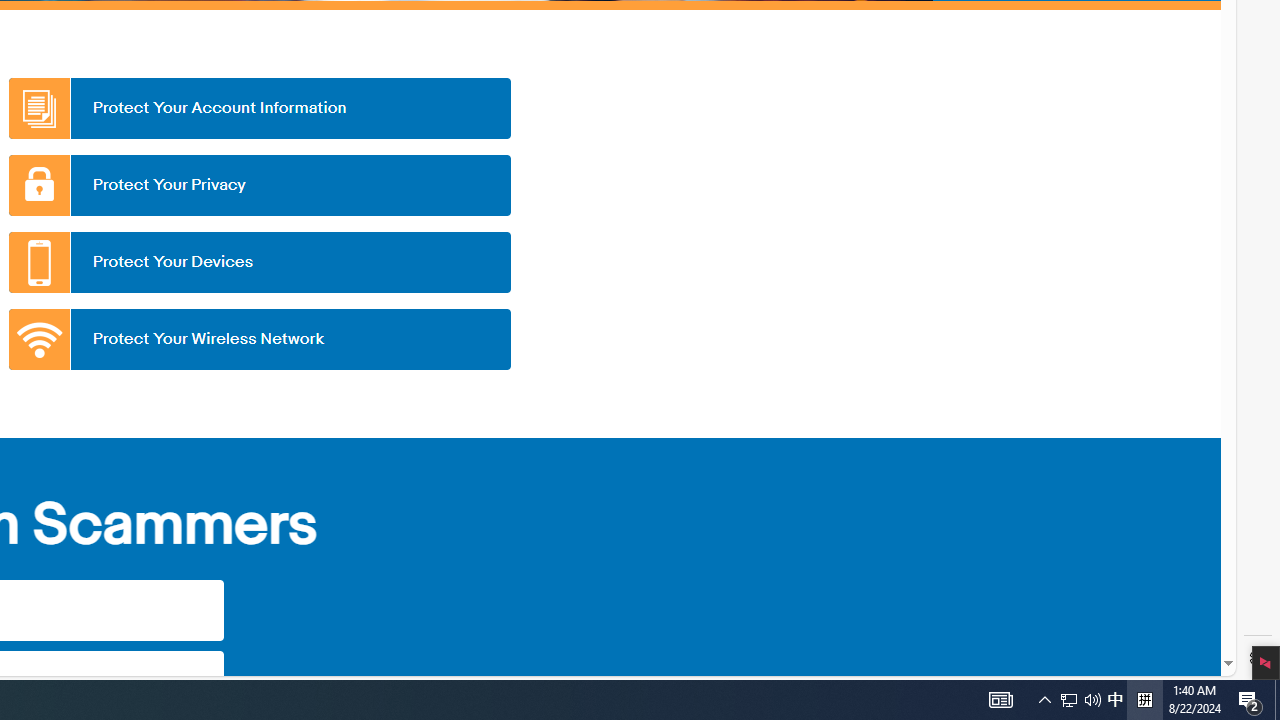 This screenshot has height=720, width=1280. What do you see at coordinates (258, 338) in the screenshot?
I see `'Protect Your Wireless Network'` at bounding box center [258, 338].